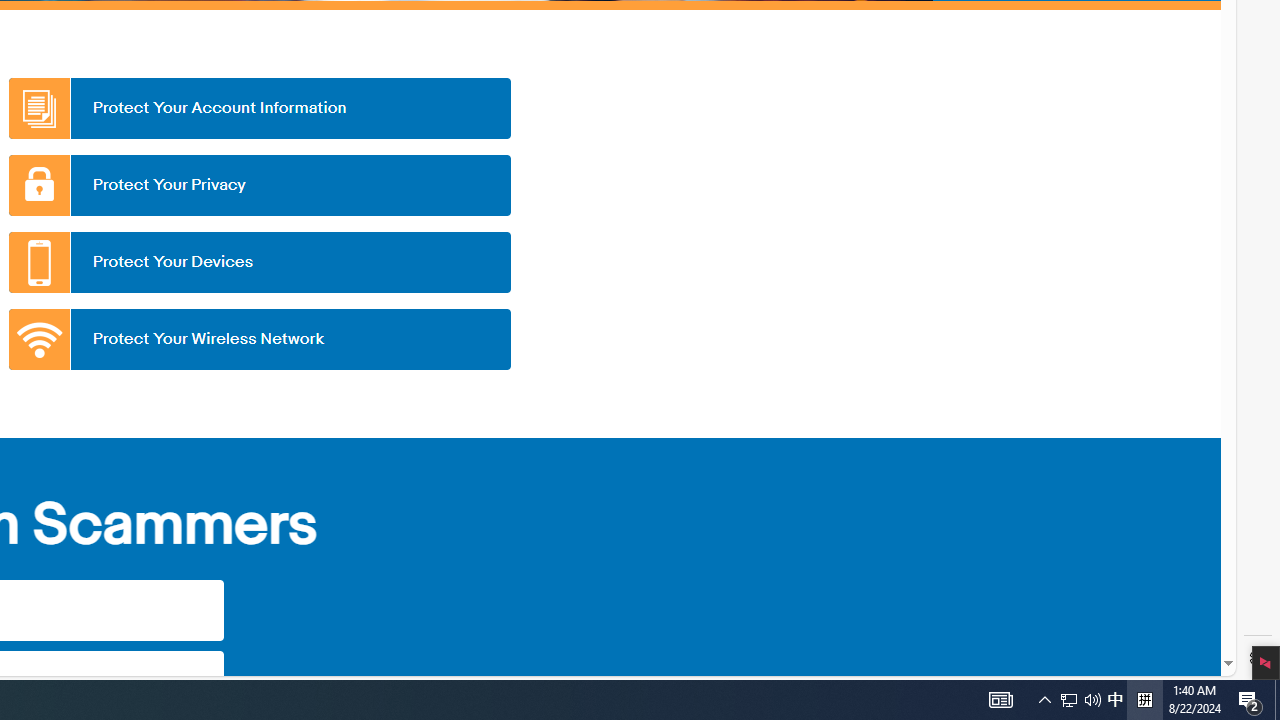 This screenshot has height=720, width=1280. What do you see at coordinates (258, 338) in the screenshot?
I see `'Protect Your Wireless Network'` at bounding box center [258, 338].